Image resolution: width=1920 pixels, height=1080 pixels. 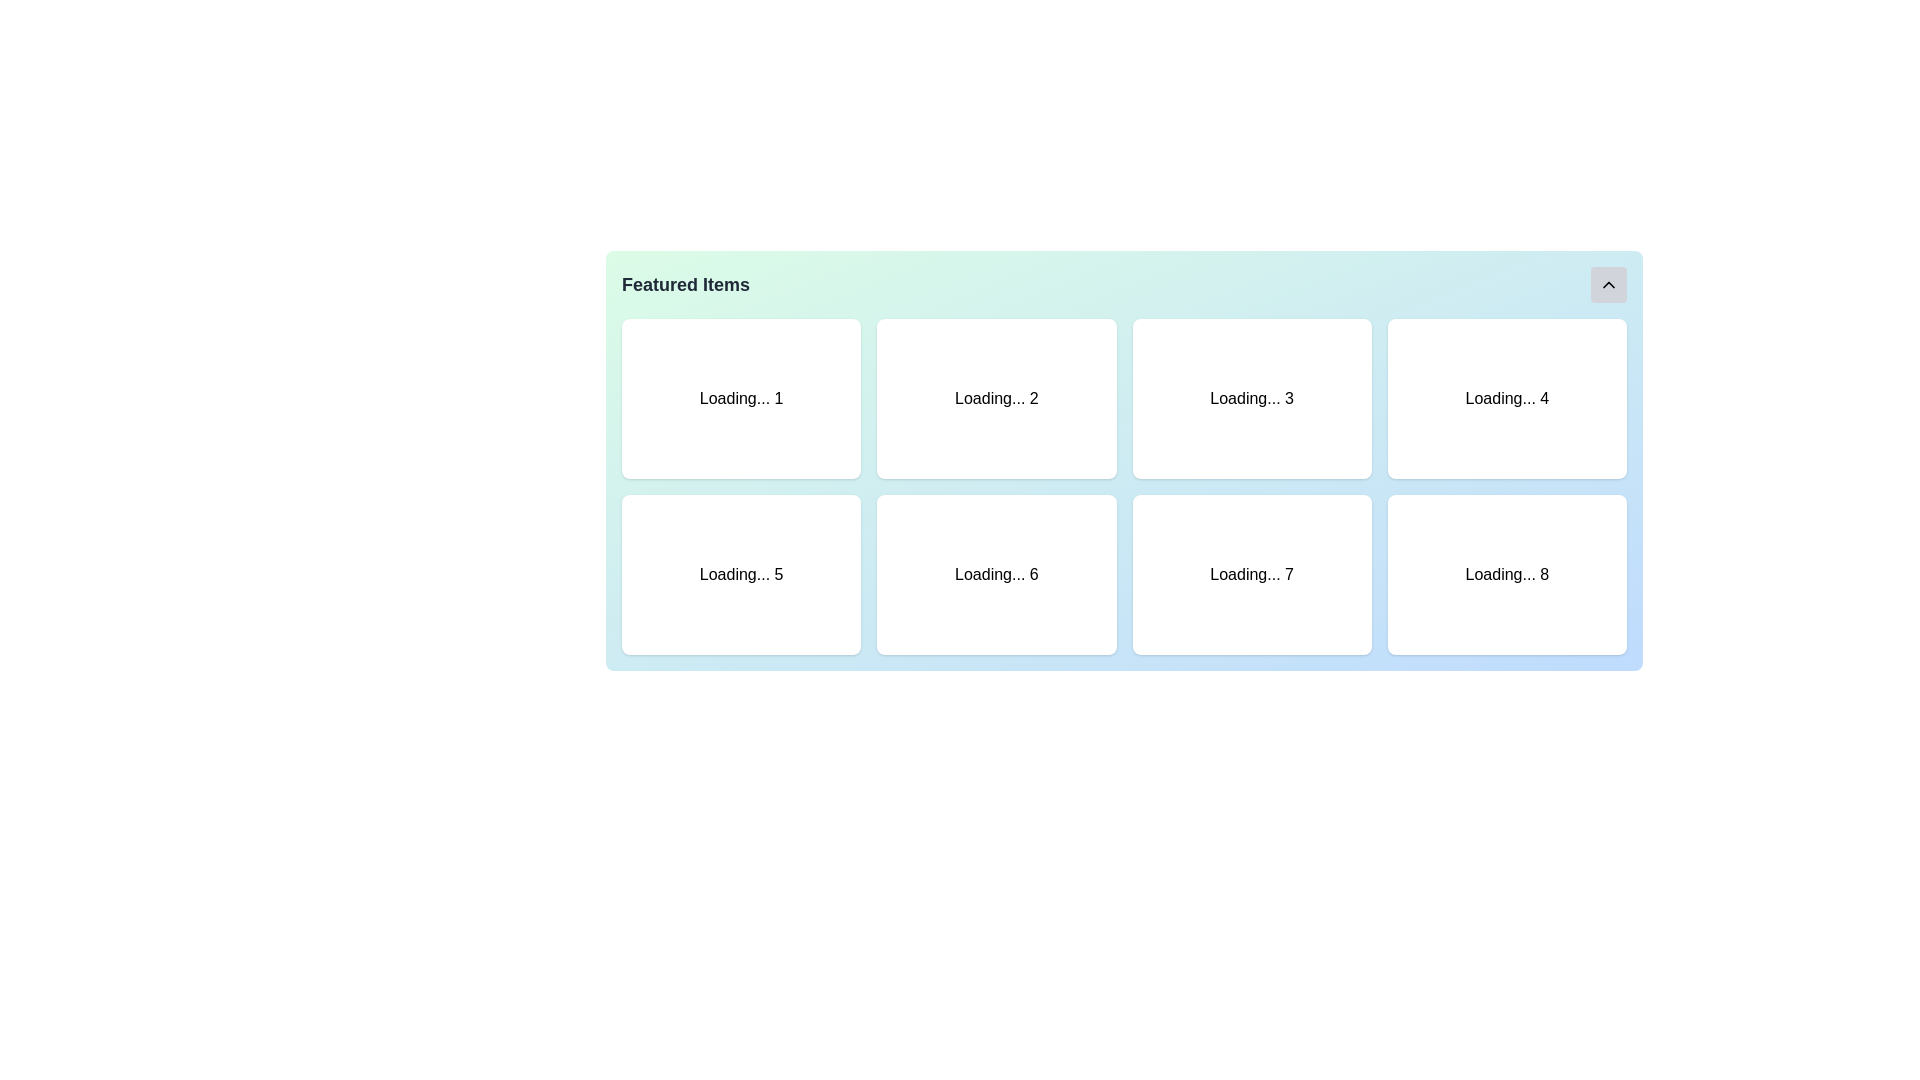 I want to click on the static text card indicating the loading status, located in the second row, first column of the grid layout, so click(x=740, y=574).